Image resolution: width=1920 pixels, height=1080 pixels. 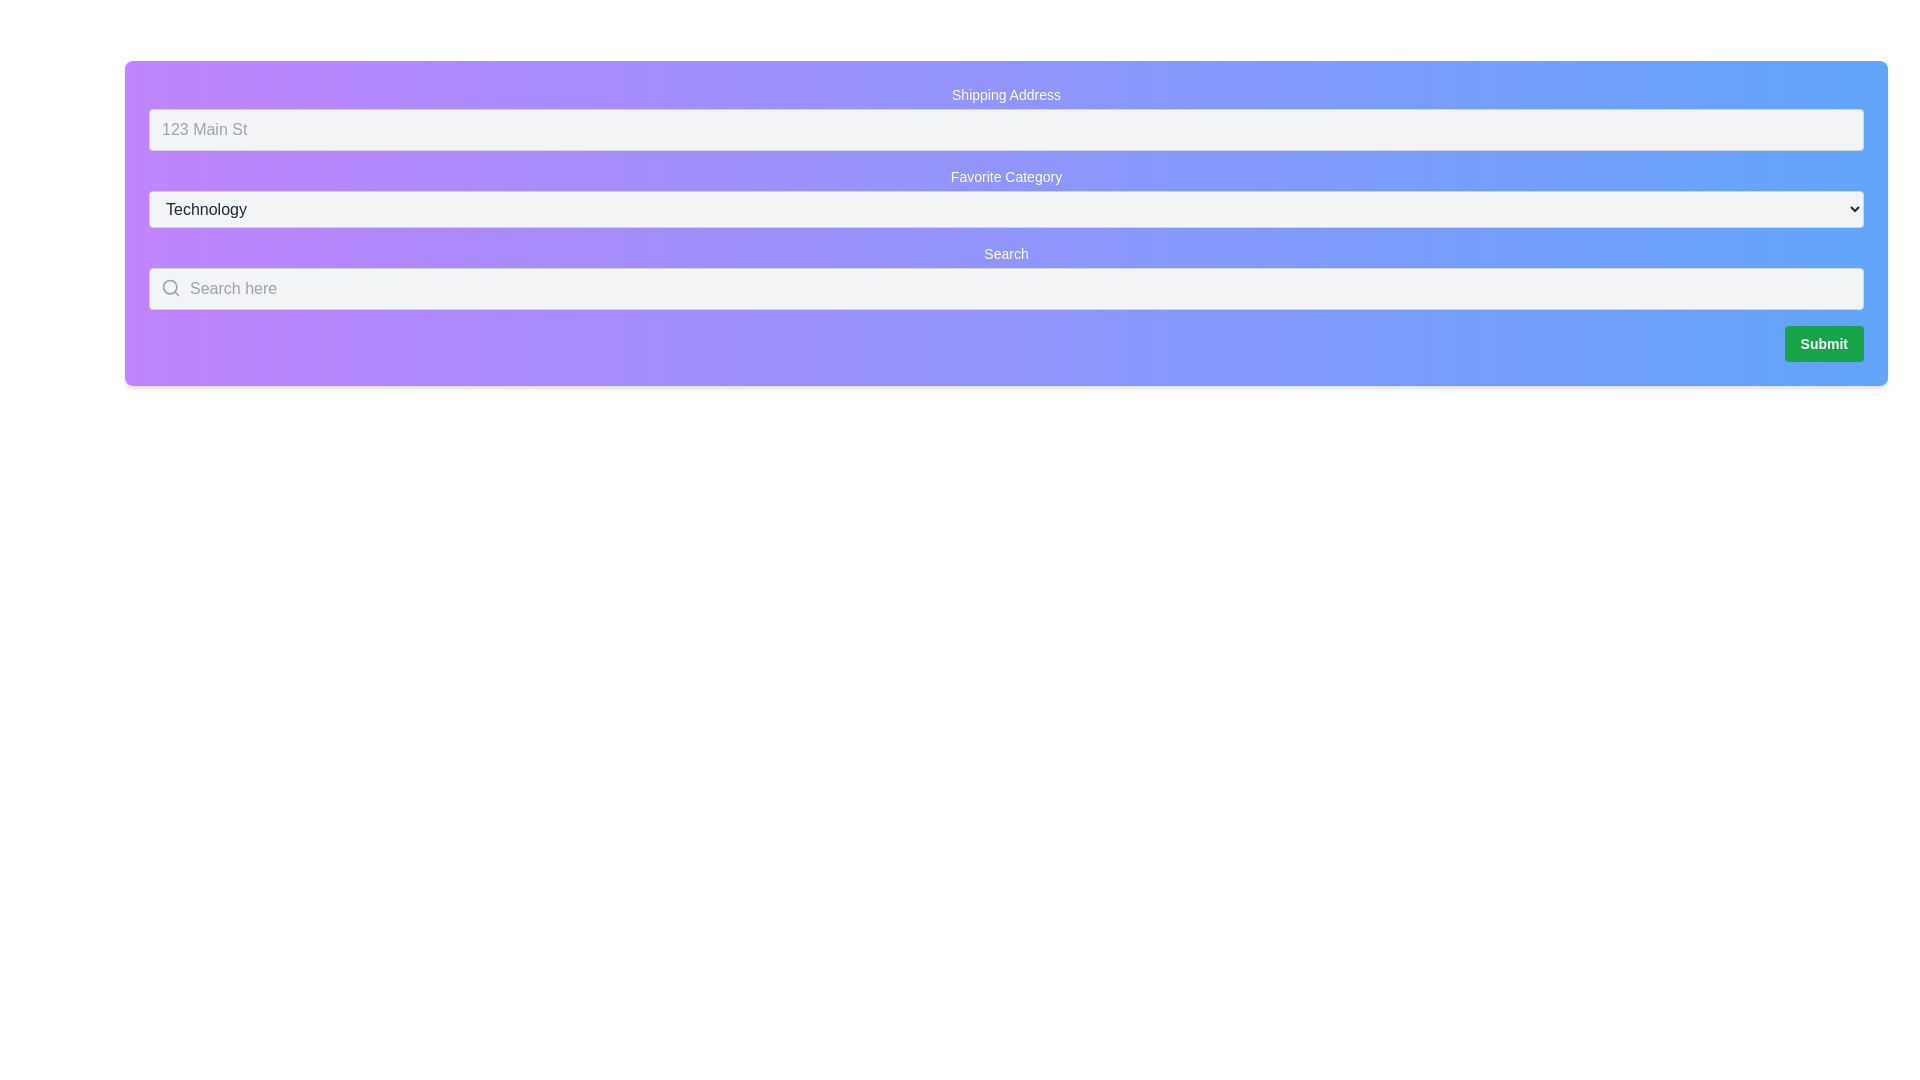 I want to click on the dropdown menu positioned between the 'Shipping Address' section above and the 'Search' section below, so click(x=1006, y=197).